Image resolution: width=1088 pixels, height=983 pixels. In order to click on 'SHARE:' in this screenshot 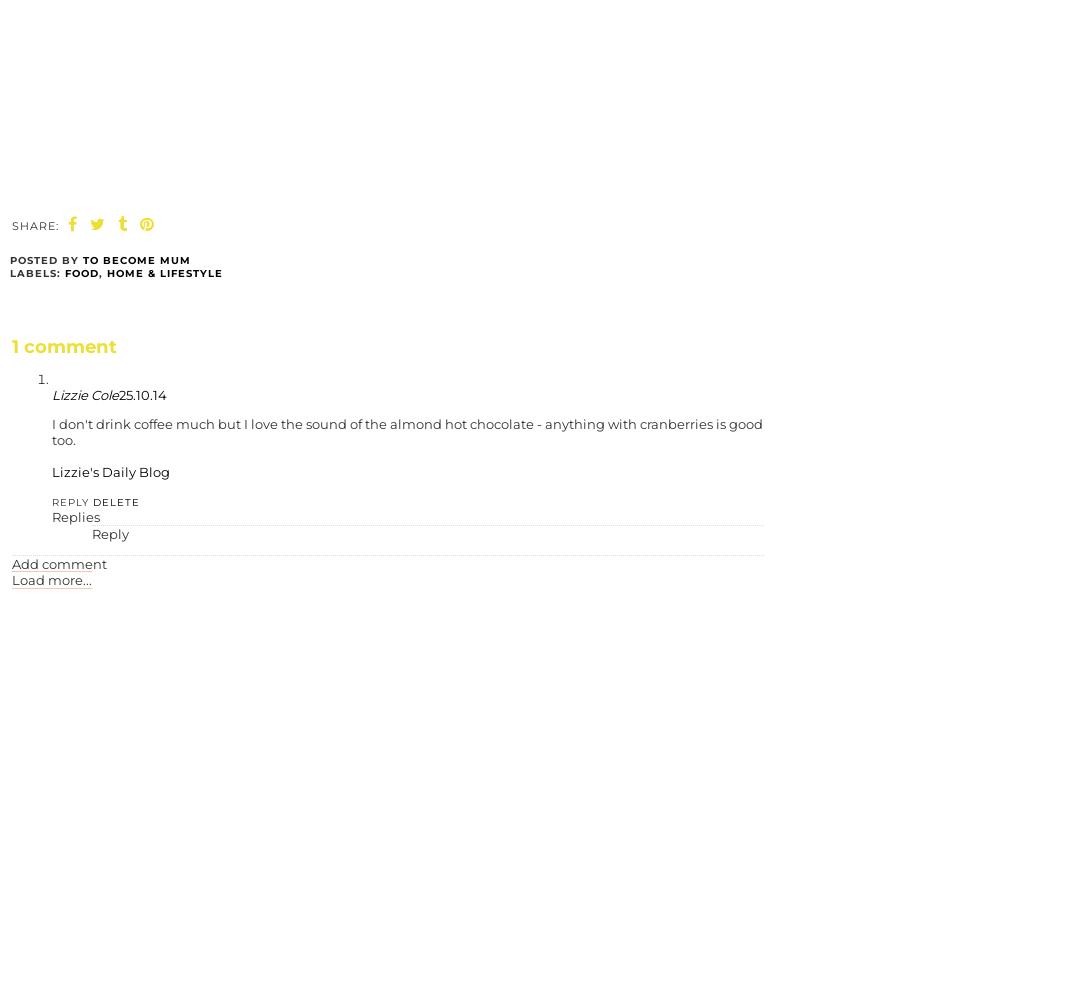, I will do `click(34, 225)`.